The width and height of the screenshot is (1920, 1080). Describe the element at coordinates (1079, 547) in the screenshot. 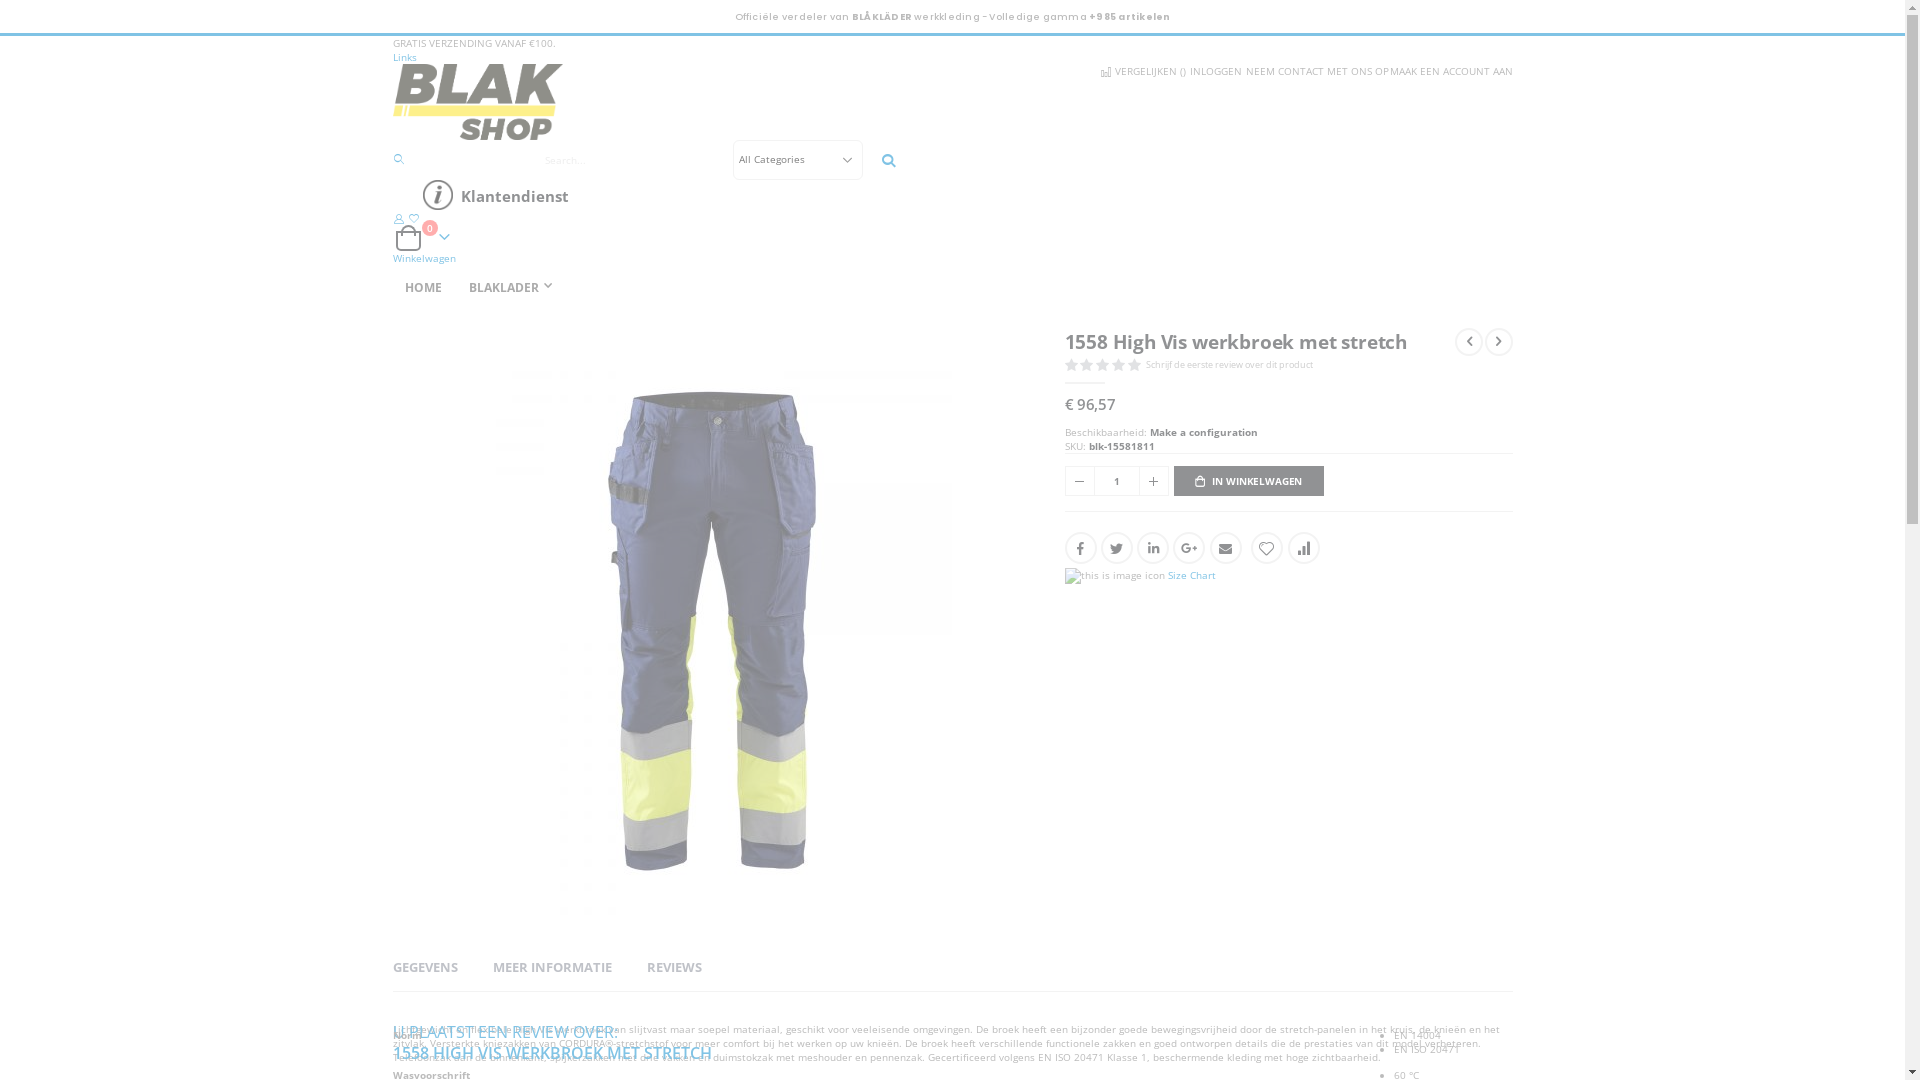

I see `'Facebook'` at that location.